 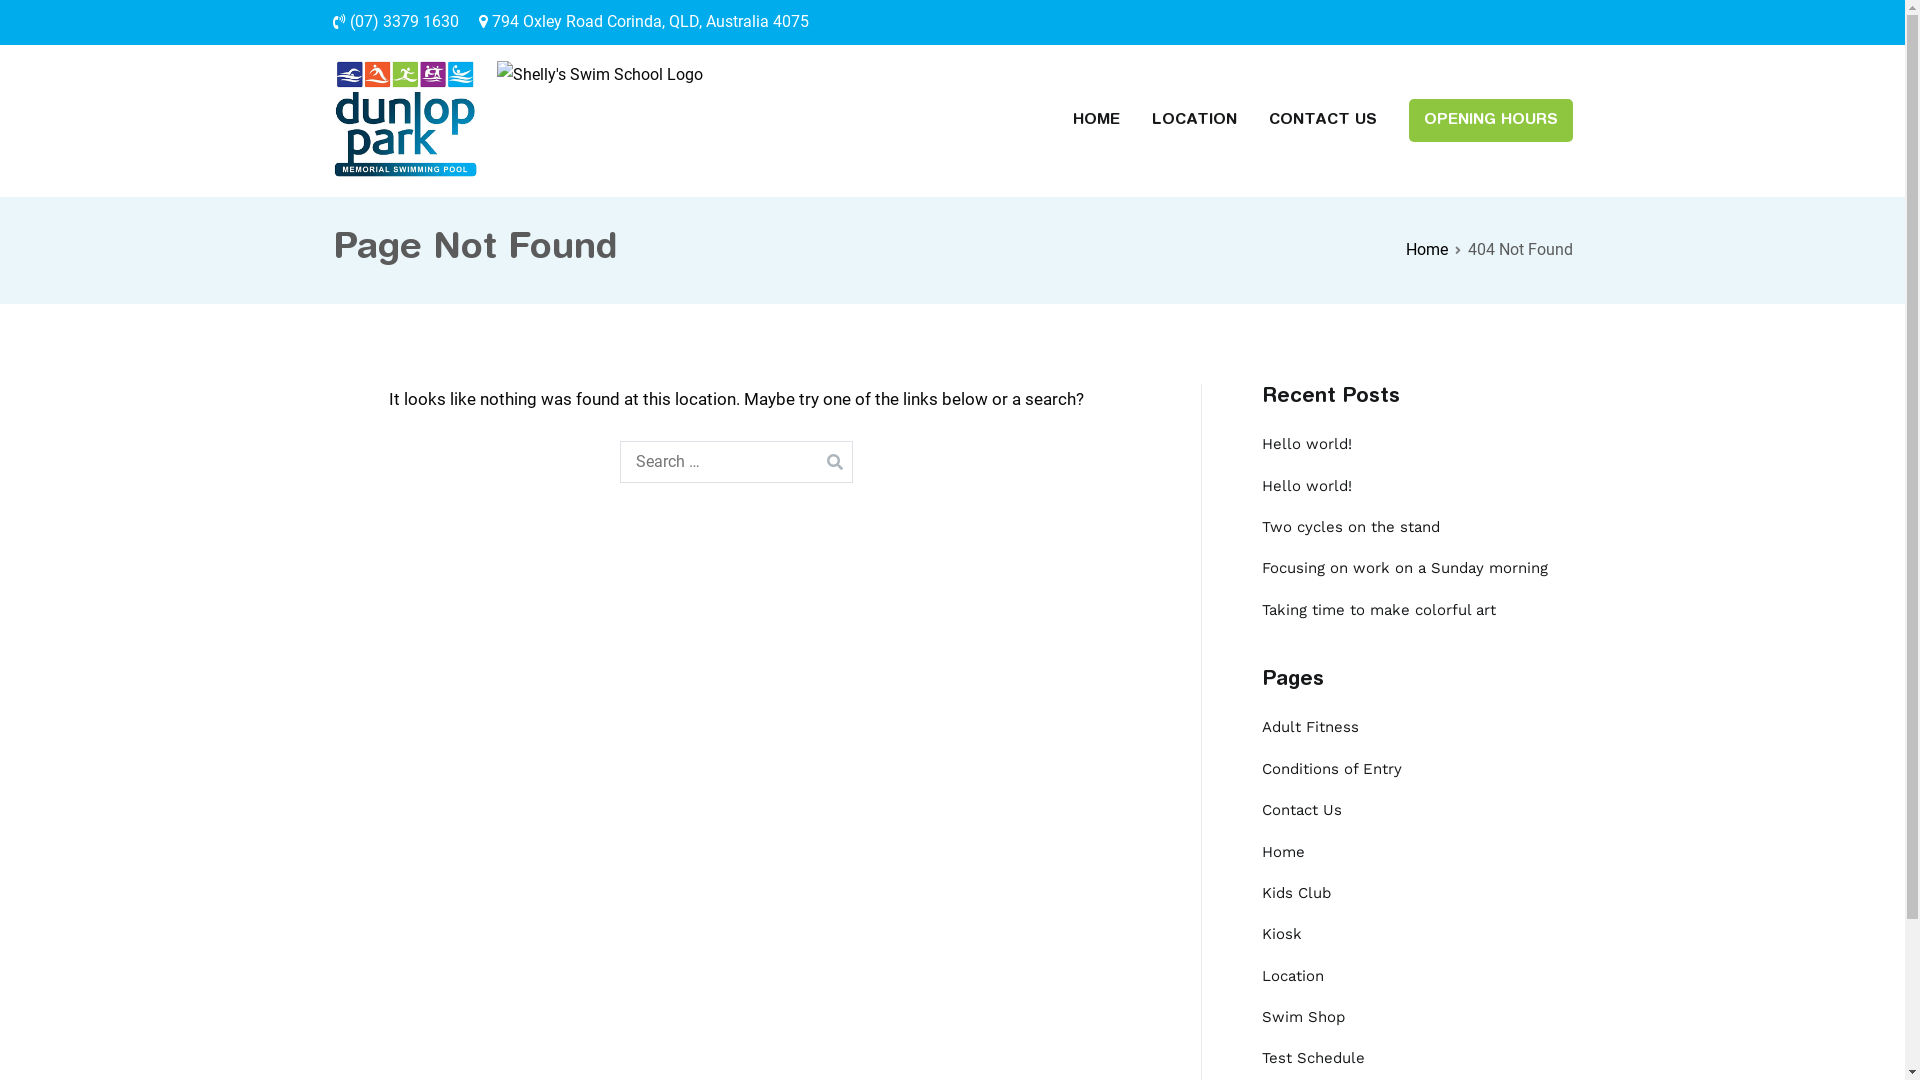 What do you see at coordinates (1281, 934) in the screenshot?
I see `'Kiosk'` at bounding box center [1281, 934].